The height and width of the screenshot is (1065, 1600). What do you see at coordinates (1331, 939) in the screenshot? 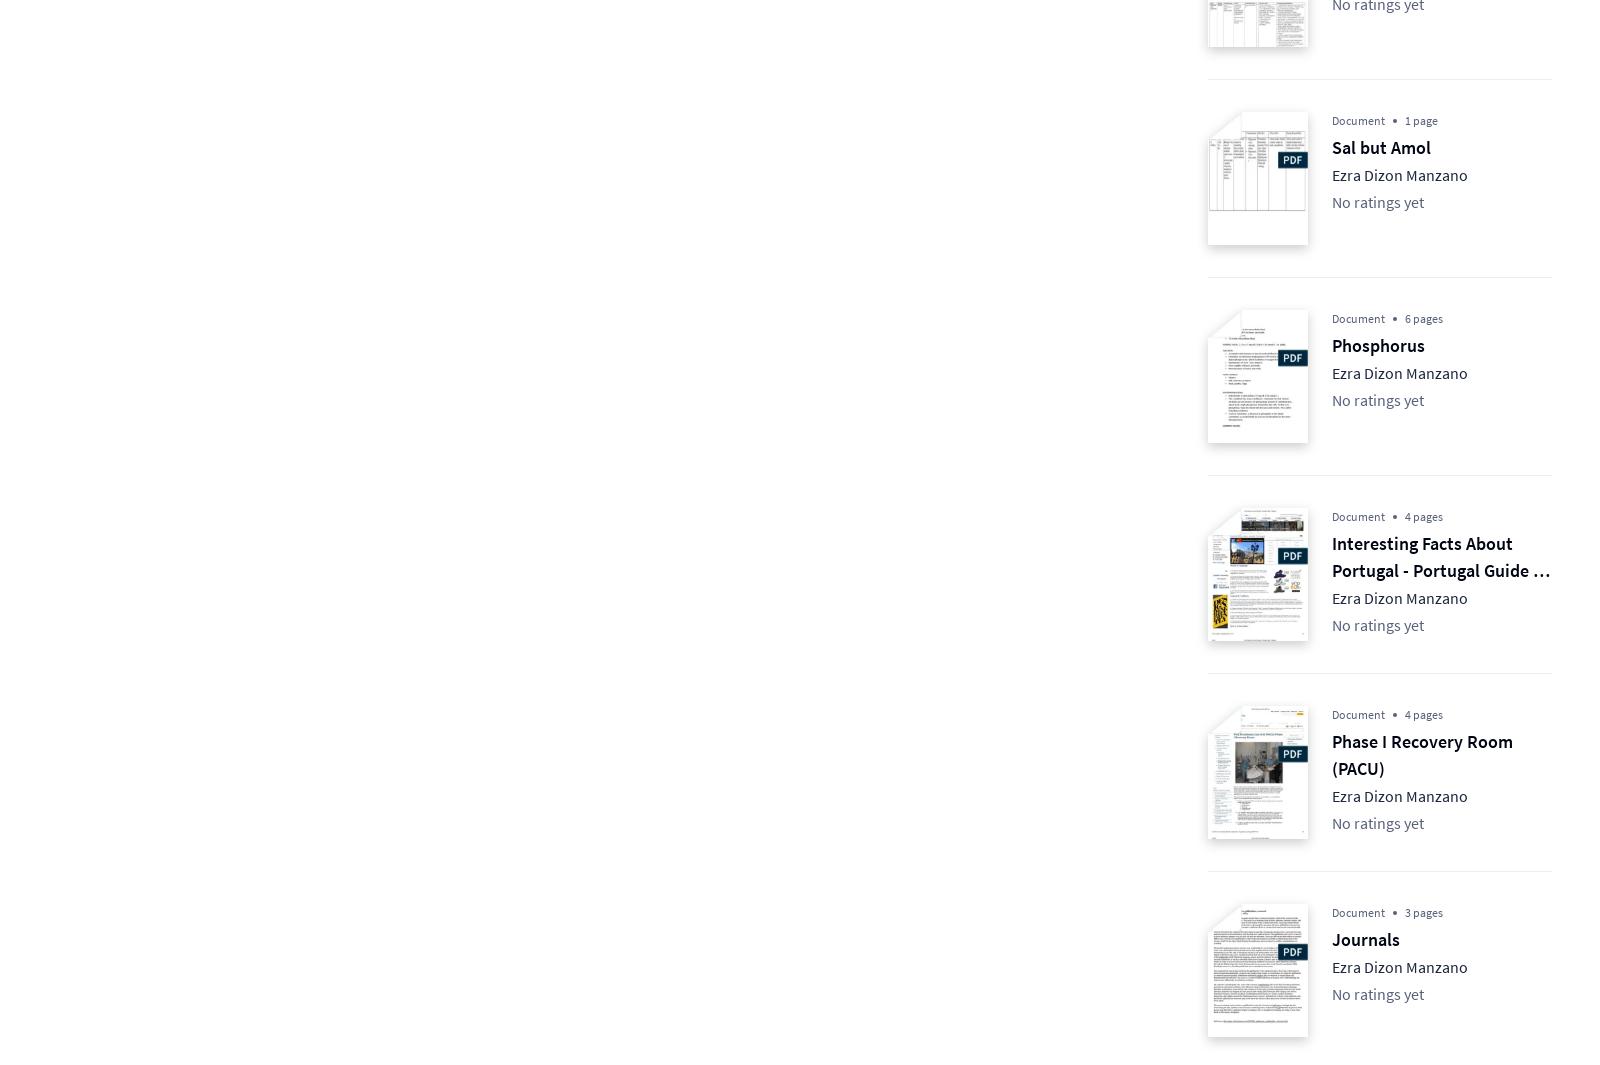
I see `'Journals'` at bounding box center [1331, 939].